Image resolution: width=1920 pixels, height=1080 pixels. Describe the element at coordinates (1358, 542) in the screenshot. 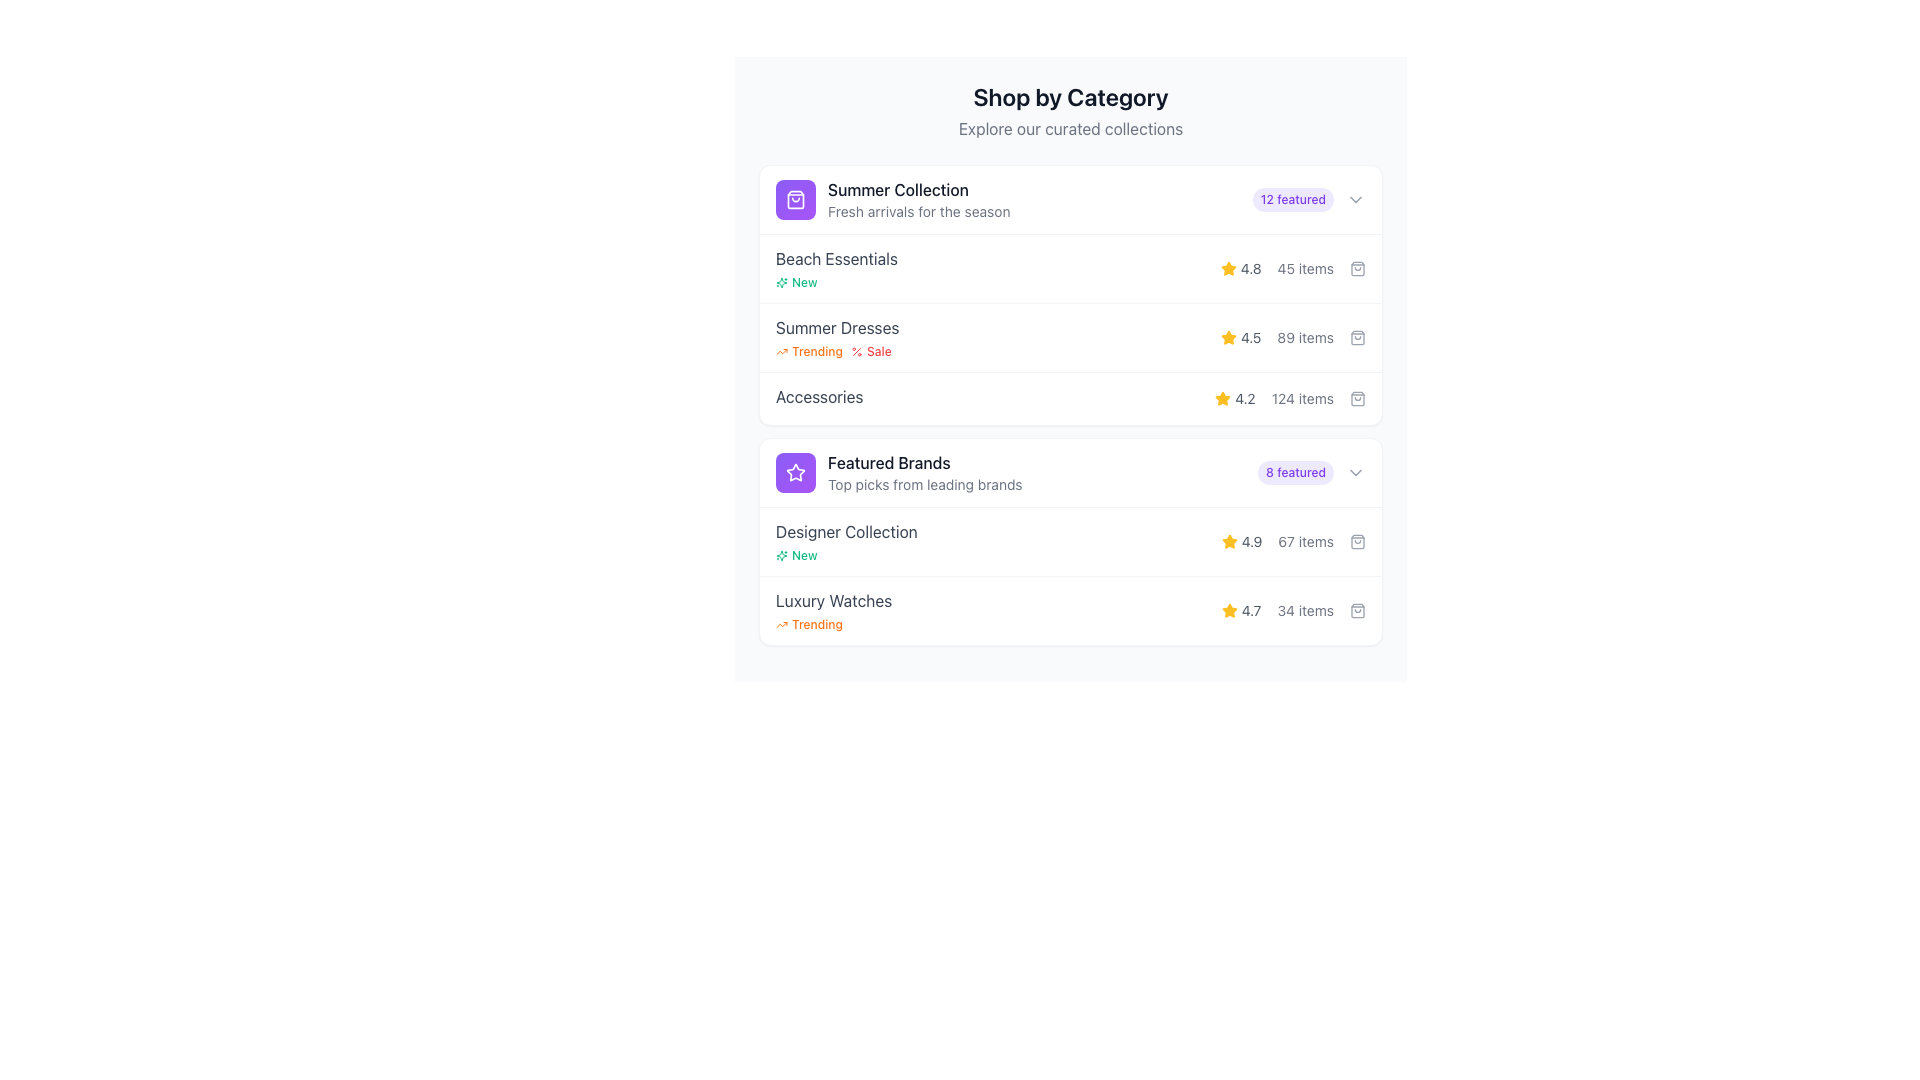

I see `the icon indicating the ability` at that location.